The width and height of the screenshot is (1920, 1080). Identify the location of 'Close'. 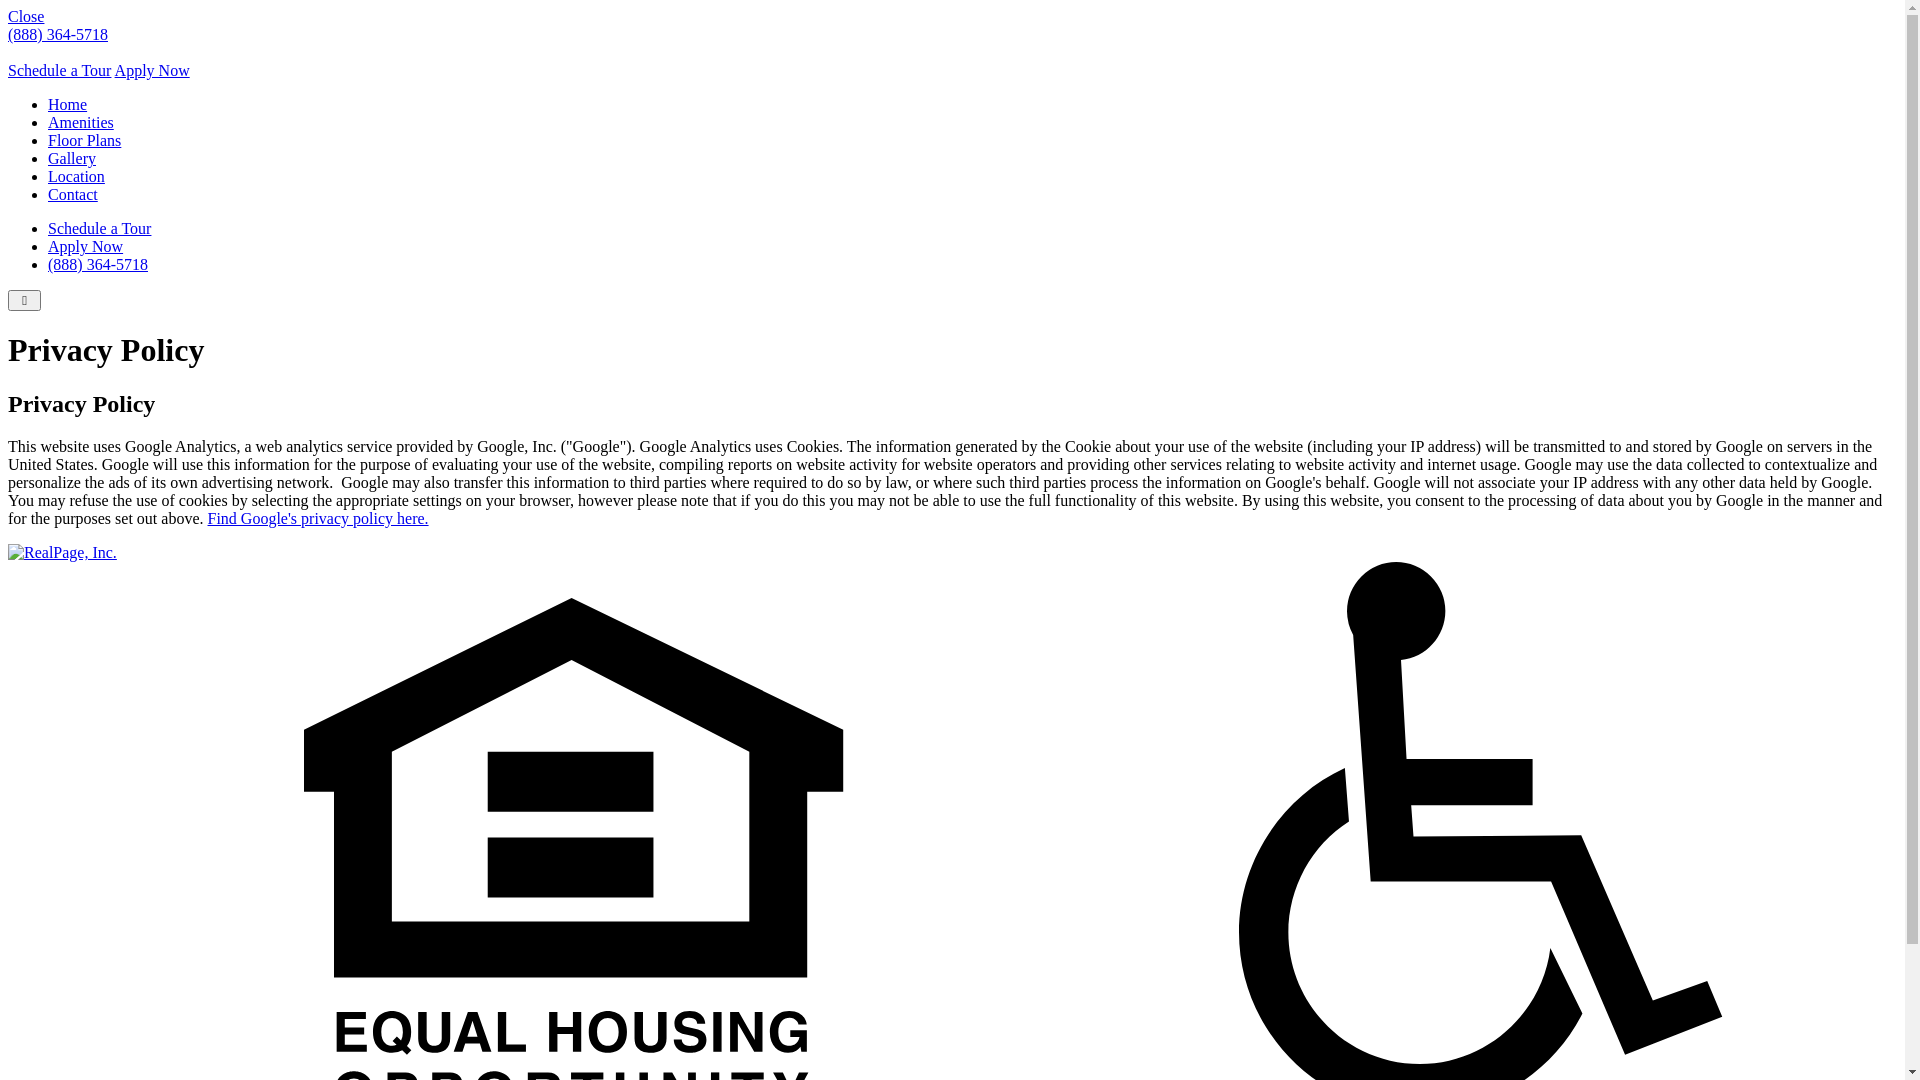
(25, 16).